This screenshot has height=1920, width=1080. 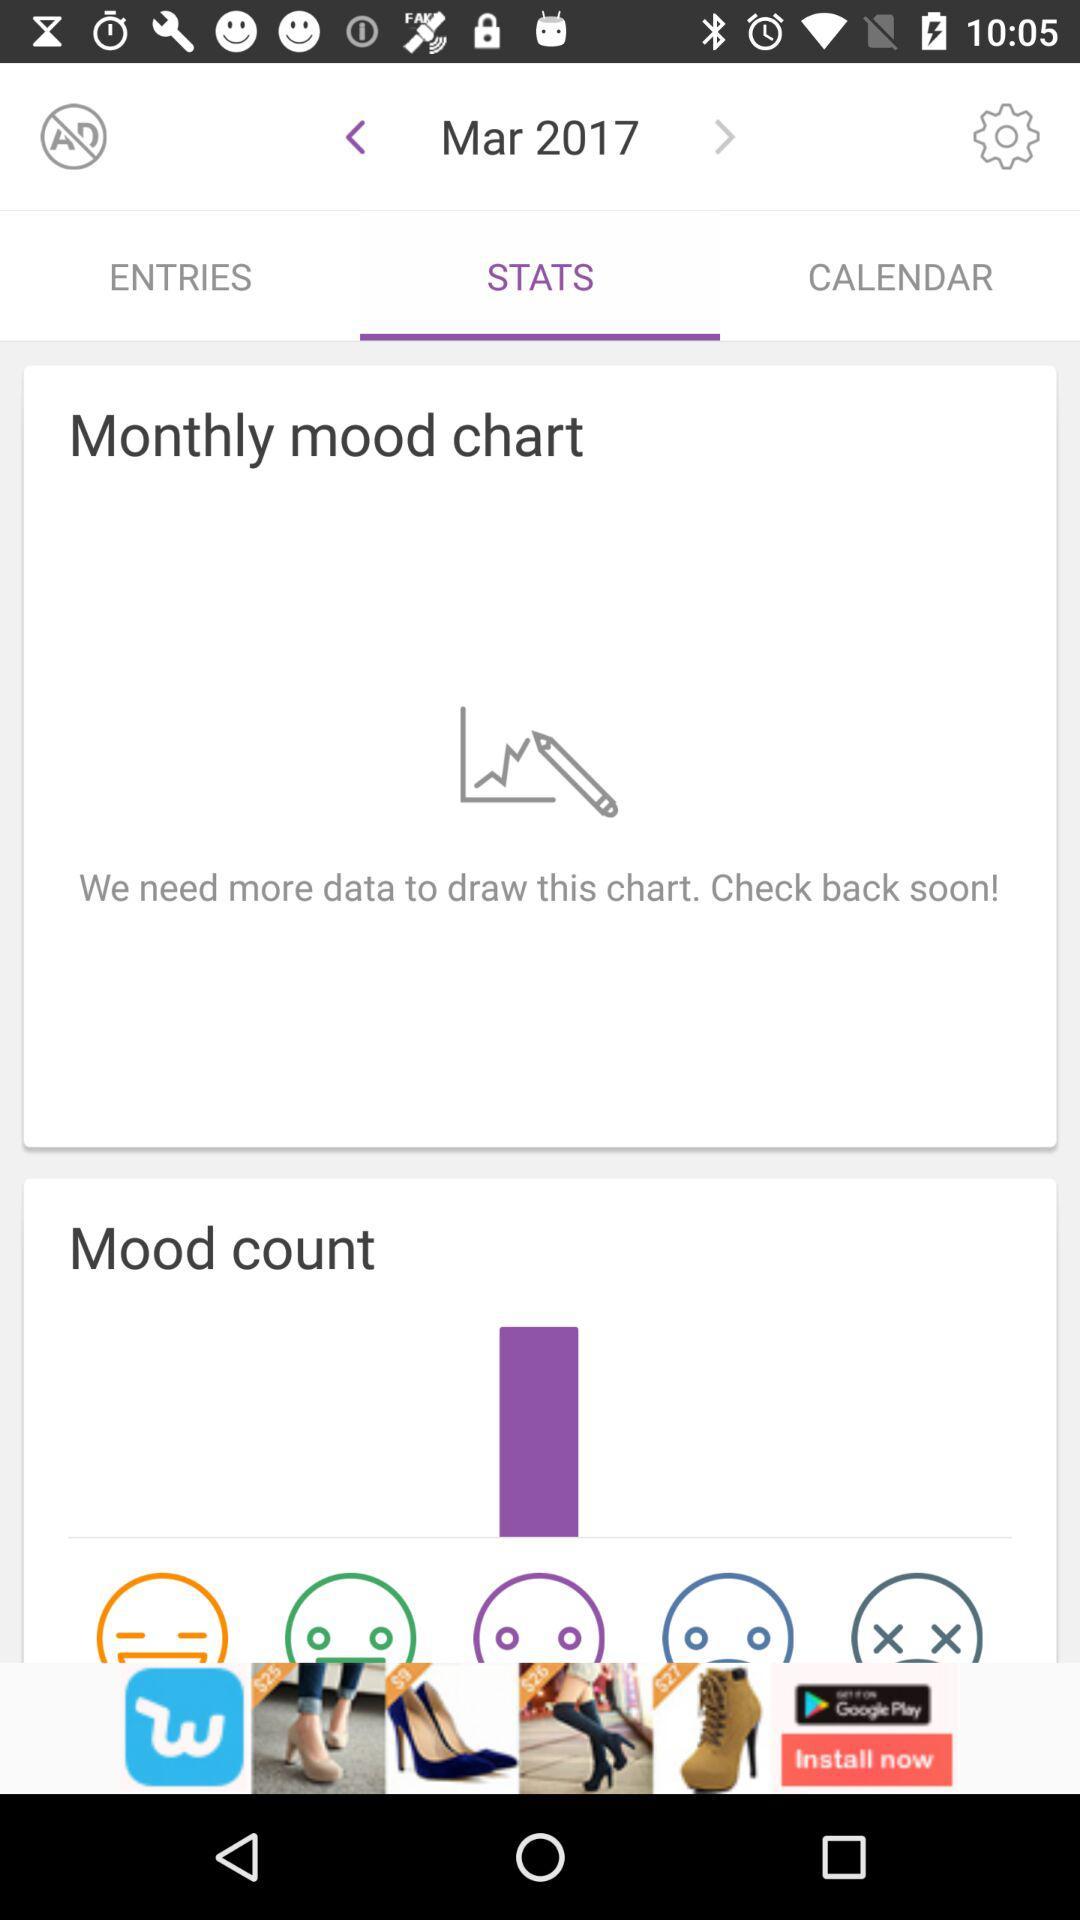 What do you see at coordinates (1006, 135) in the screenshot?
I see `menu page` at bounding box center [1006, 135].